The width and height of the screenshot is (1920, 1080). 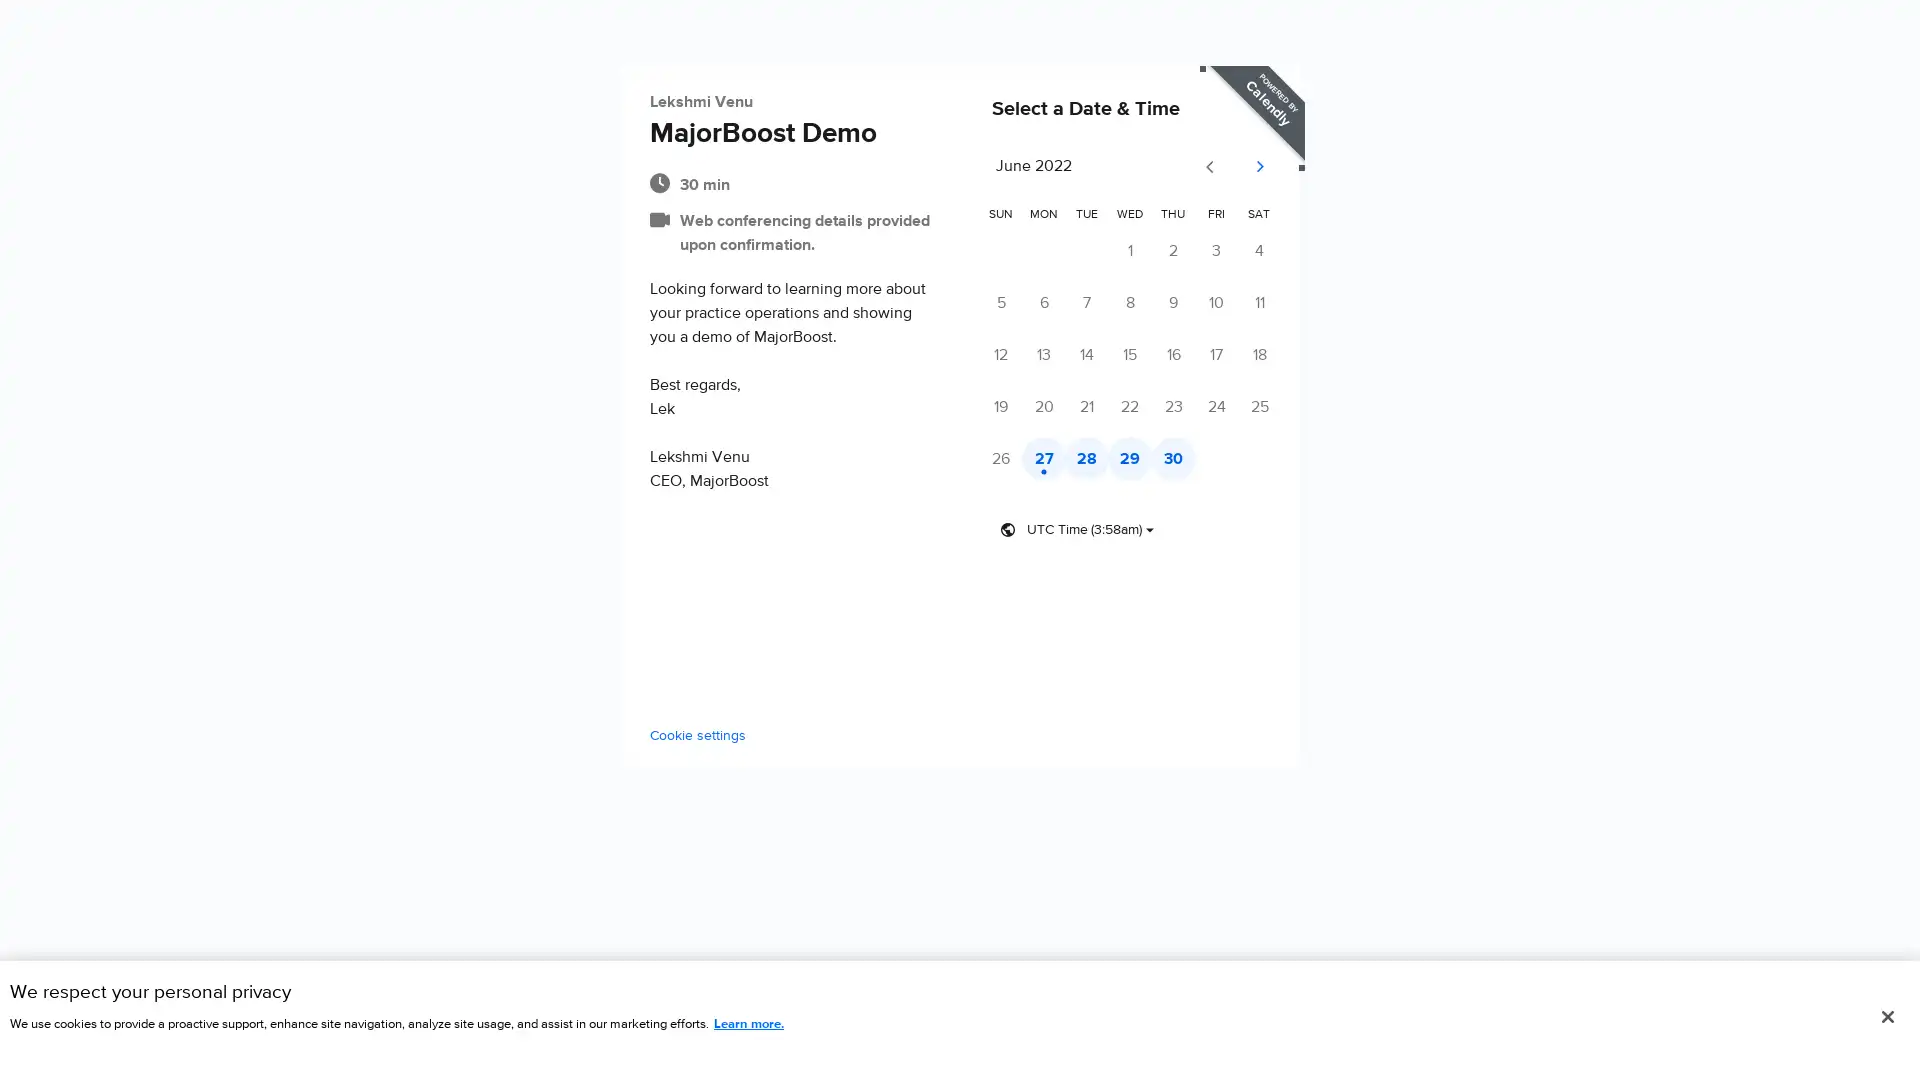 What do you see at coordinates (1314, 304) in the screenshot?
I see `Saturday, June 11 - No times available` at bounding box center [1314, 304].